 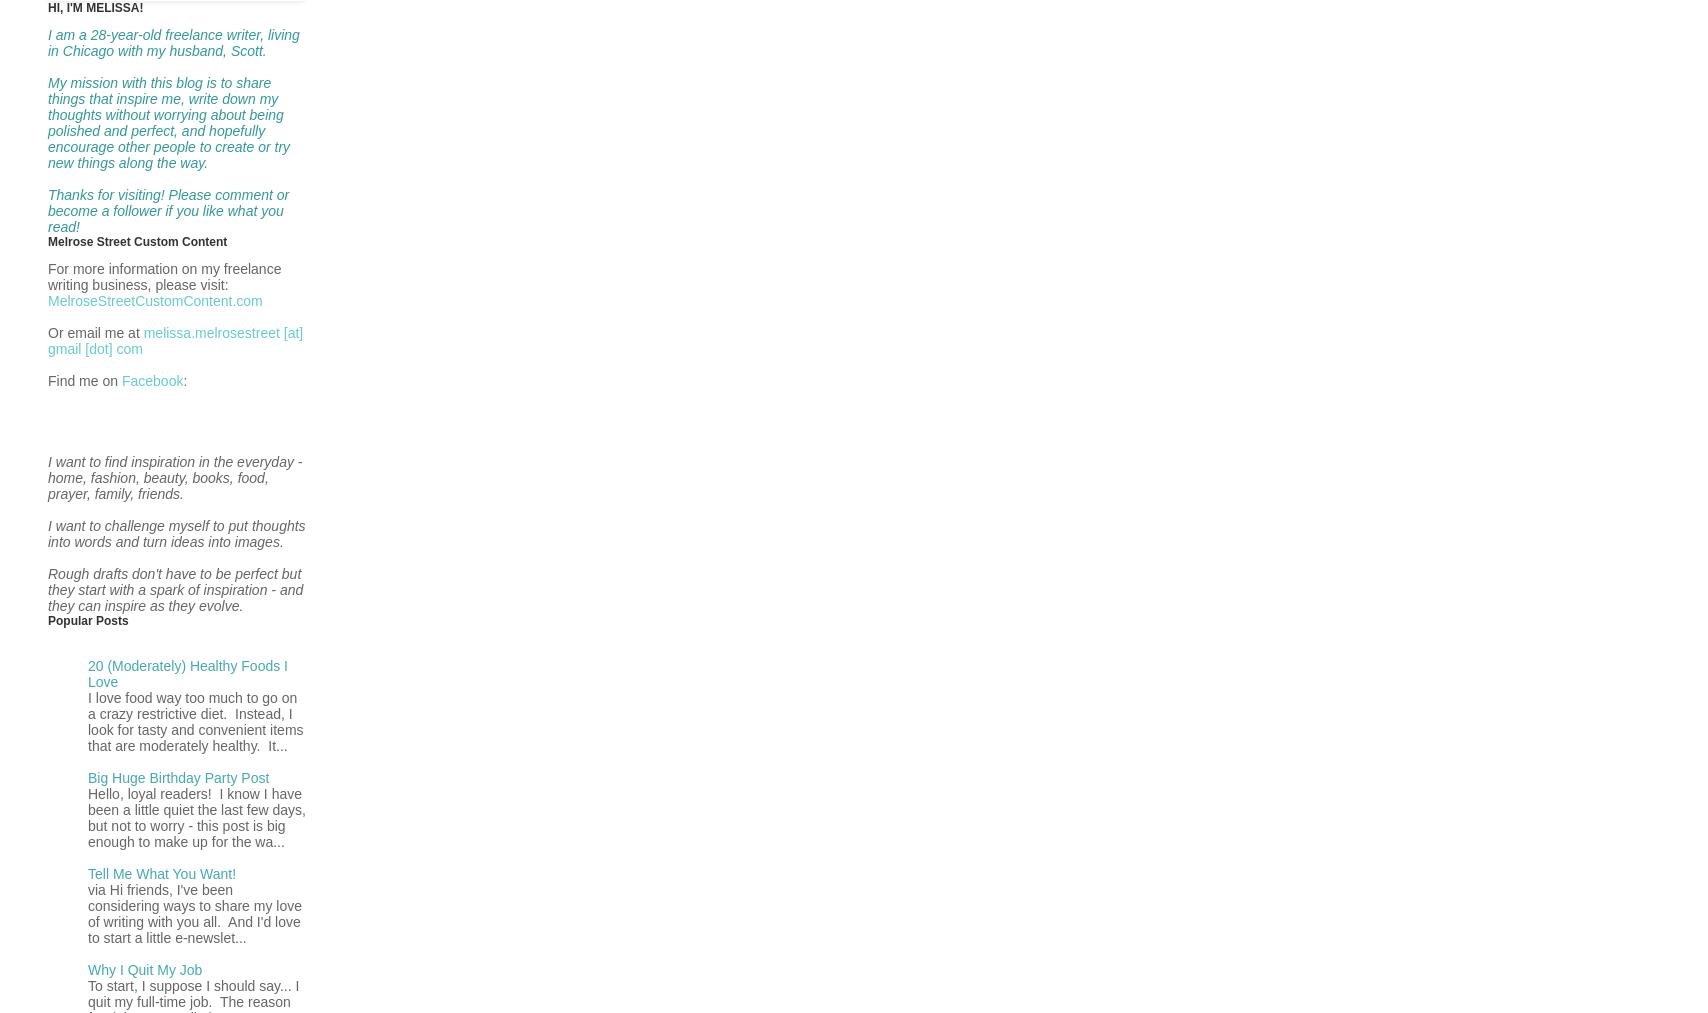 I want to click on 'Popular Posts', so click(x=87, y=618).